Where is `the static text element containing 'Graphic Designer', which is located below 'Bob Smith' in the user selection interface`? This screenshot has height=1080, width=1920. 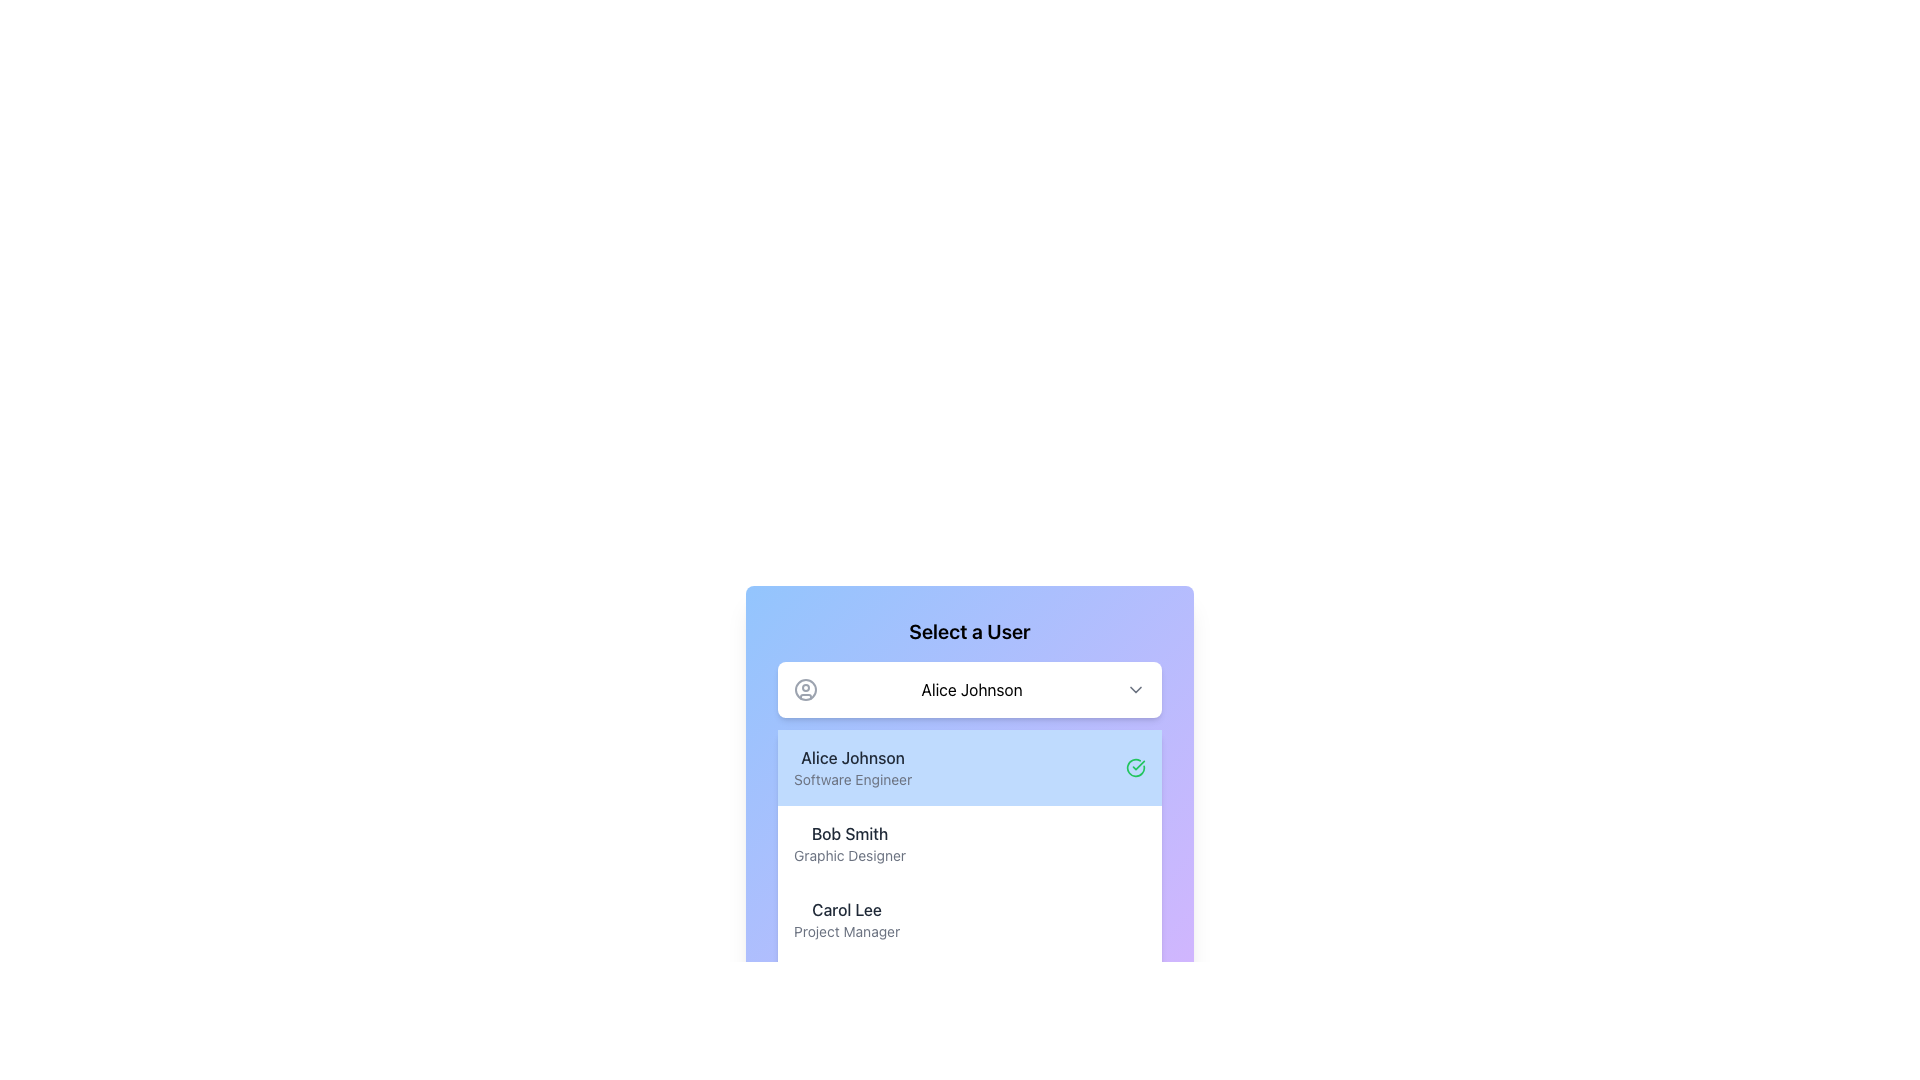
the static text element containing 'Graphic Designer', which is located below 'Bob Smith' in the user selection interface is located at coordinates (849, 855).